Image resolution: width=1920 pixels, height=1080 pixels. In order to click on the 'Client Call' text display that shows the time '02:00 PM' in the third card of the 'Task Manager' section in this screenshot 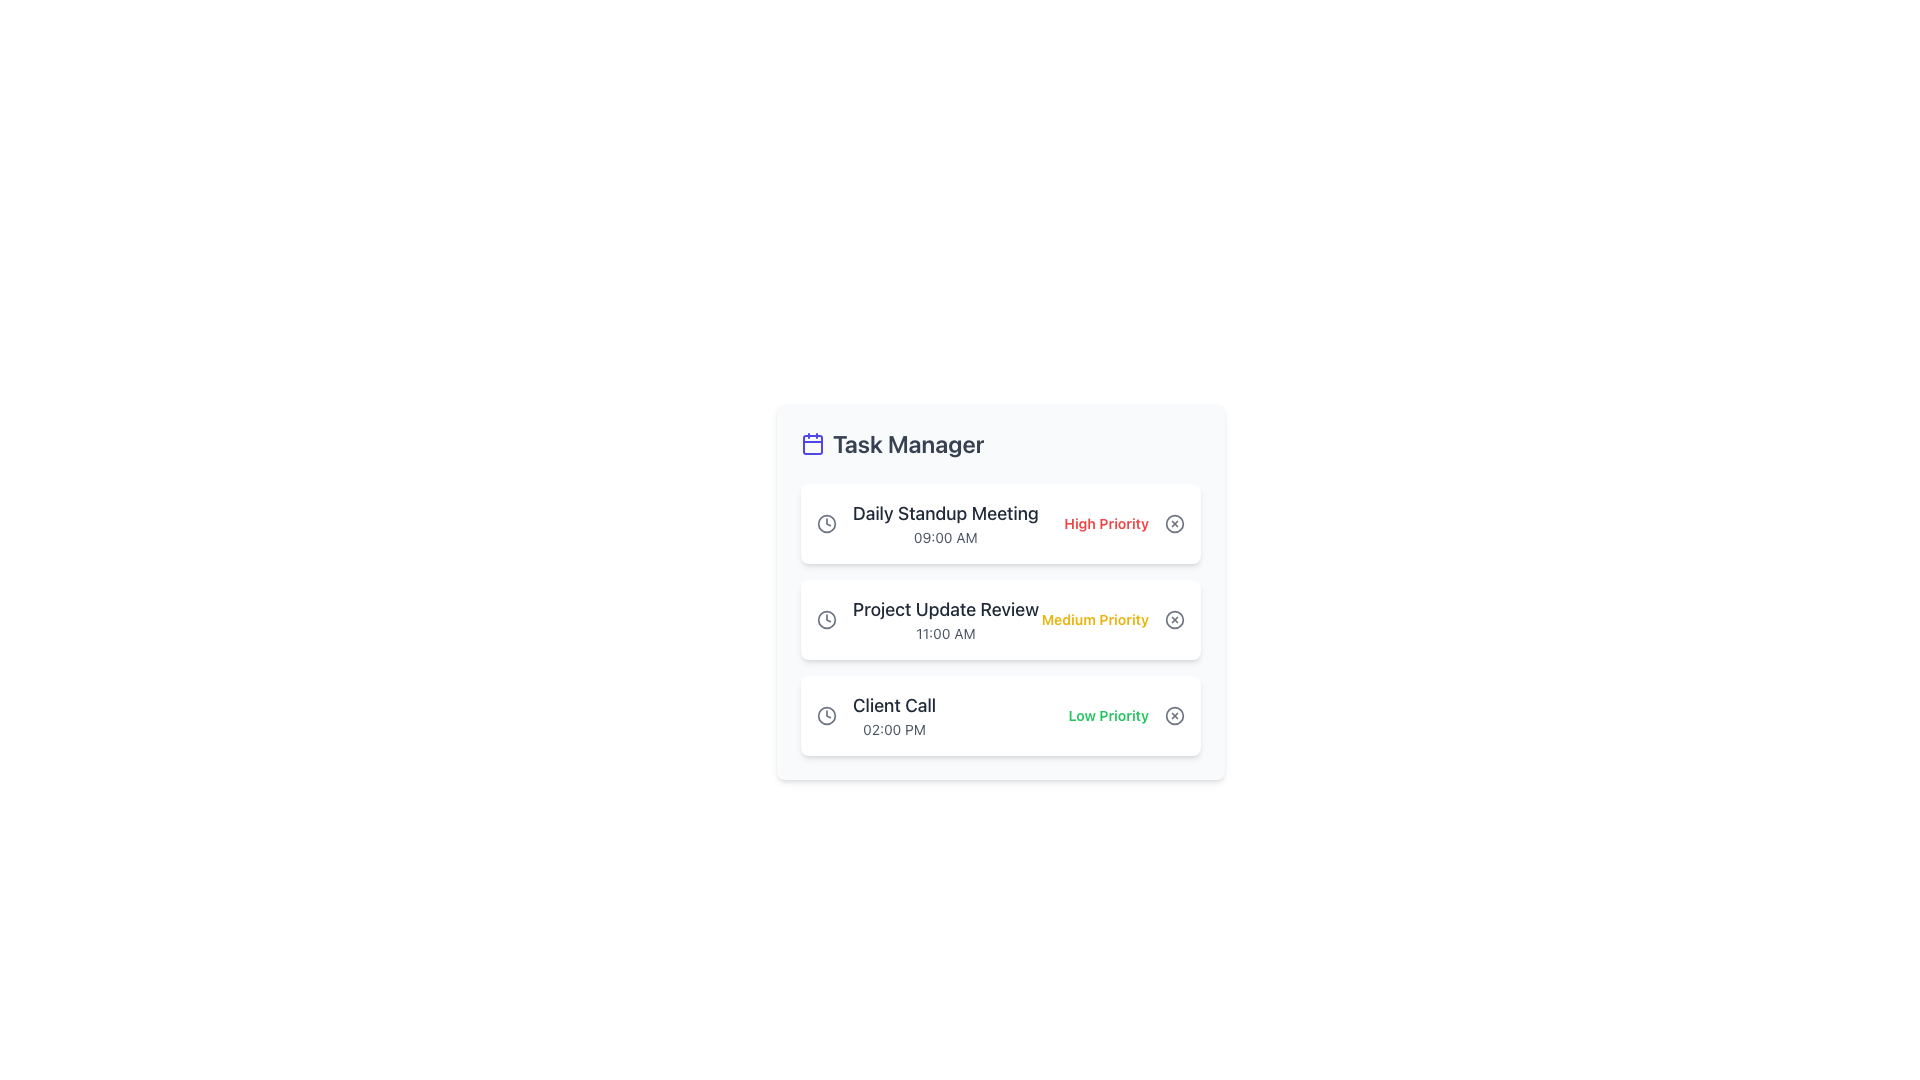, I will do `click(893, 715)`.